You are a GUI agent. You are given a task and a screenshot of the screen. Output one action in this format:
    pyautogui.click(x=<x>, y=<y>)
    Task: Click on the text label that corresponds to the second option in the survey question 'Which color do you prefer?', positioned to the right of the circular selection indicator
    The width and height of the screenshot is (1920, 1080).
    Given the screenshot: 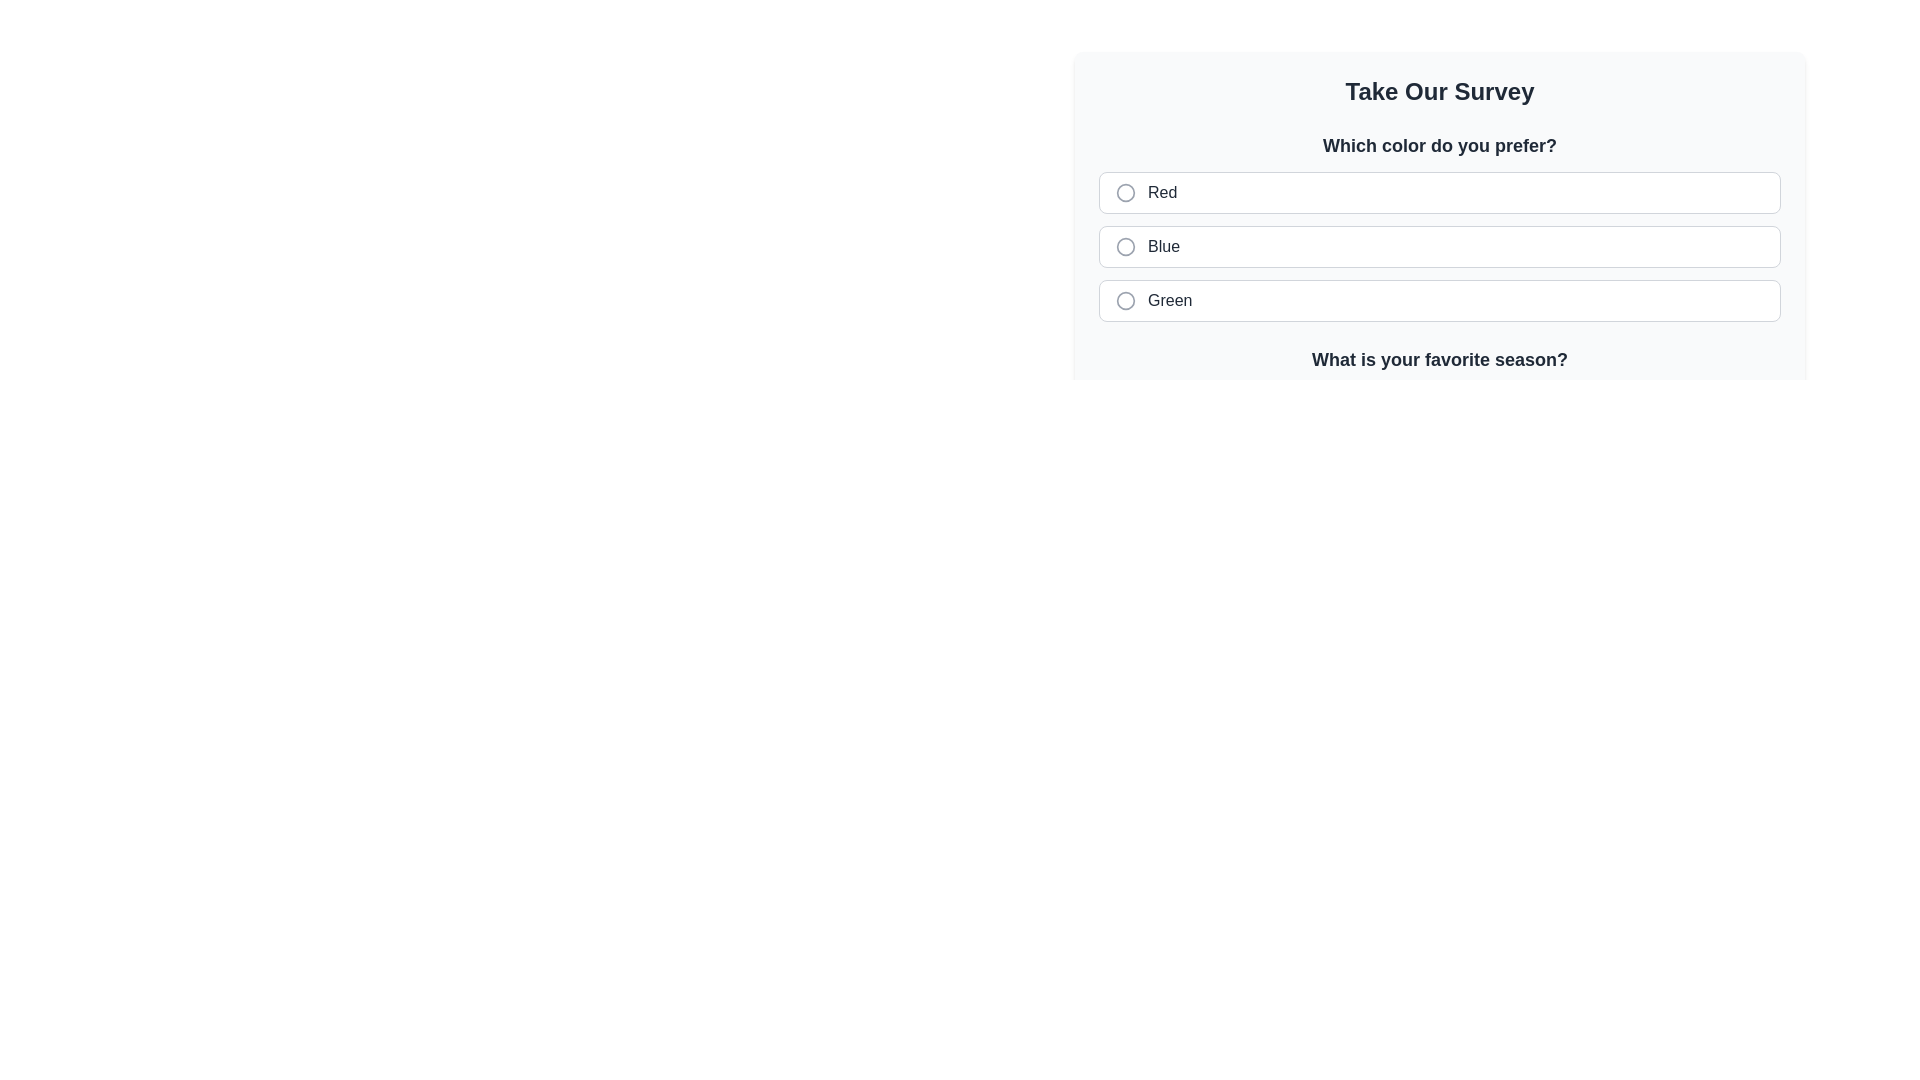 What is the action you would take?
    pyautogui.click(x=1164, y=245)
    